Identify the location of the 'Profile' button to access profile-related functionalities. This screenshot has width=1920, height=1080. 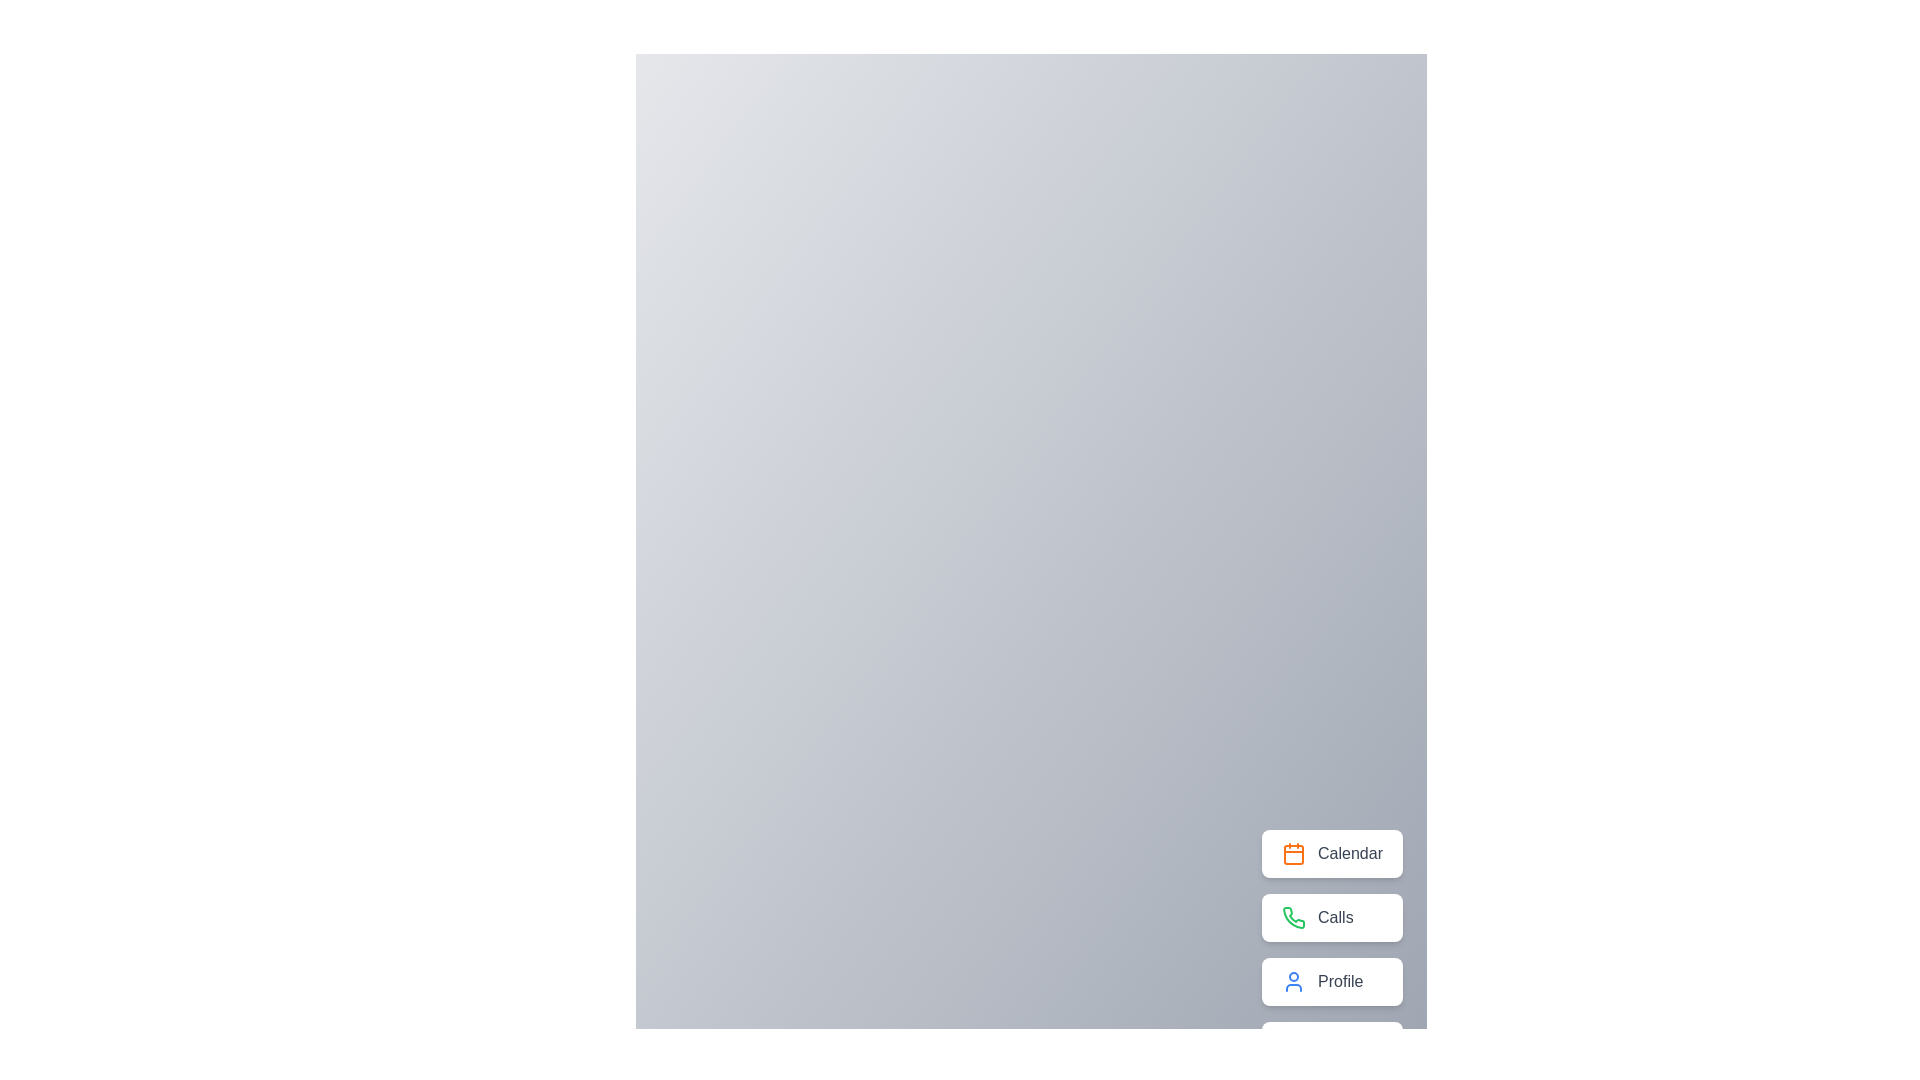
(1332, 981).